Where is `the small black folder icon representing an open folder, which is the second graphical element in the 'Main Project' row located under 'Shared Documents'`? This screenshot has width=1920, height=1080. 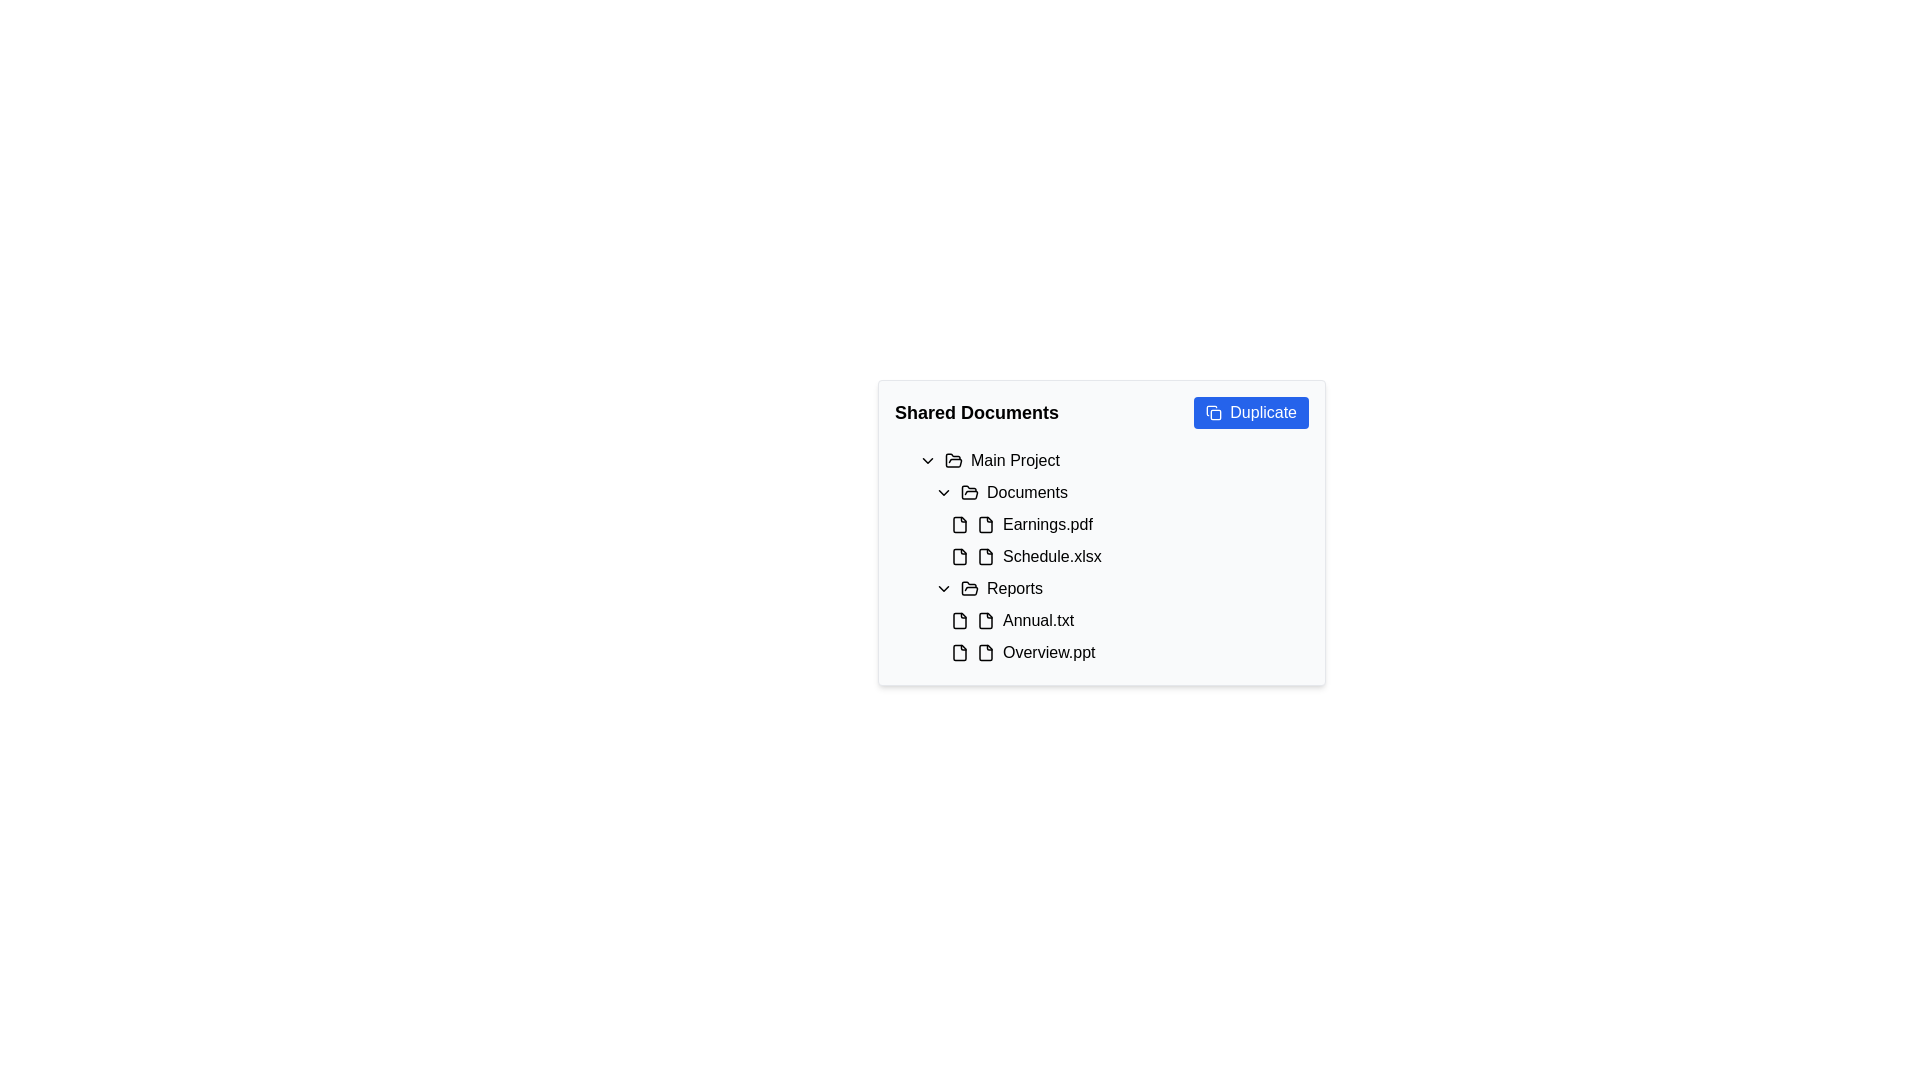
the small black folder icon representing an open folder, which is the second graphical element in the 'Main Project' row located under 'Shared Documents' is located at coordinates (953, 461).